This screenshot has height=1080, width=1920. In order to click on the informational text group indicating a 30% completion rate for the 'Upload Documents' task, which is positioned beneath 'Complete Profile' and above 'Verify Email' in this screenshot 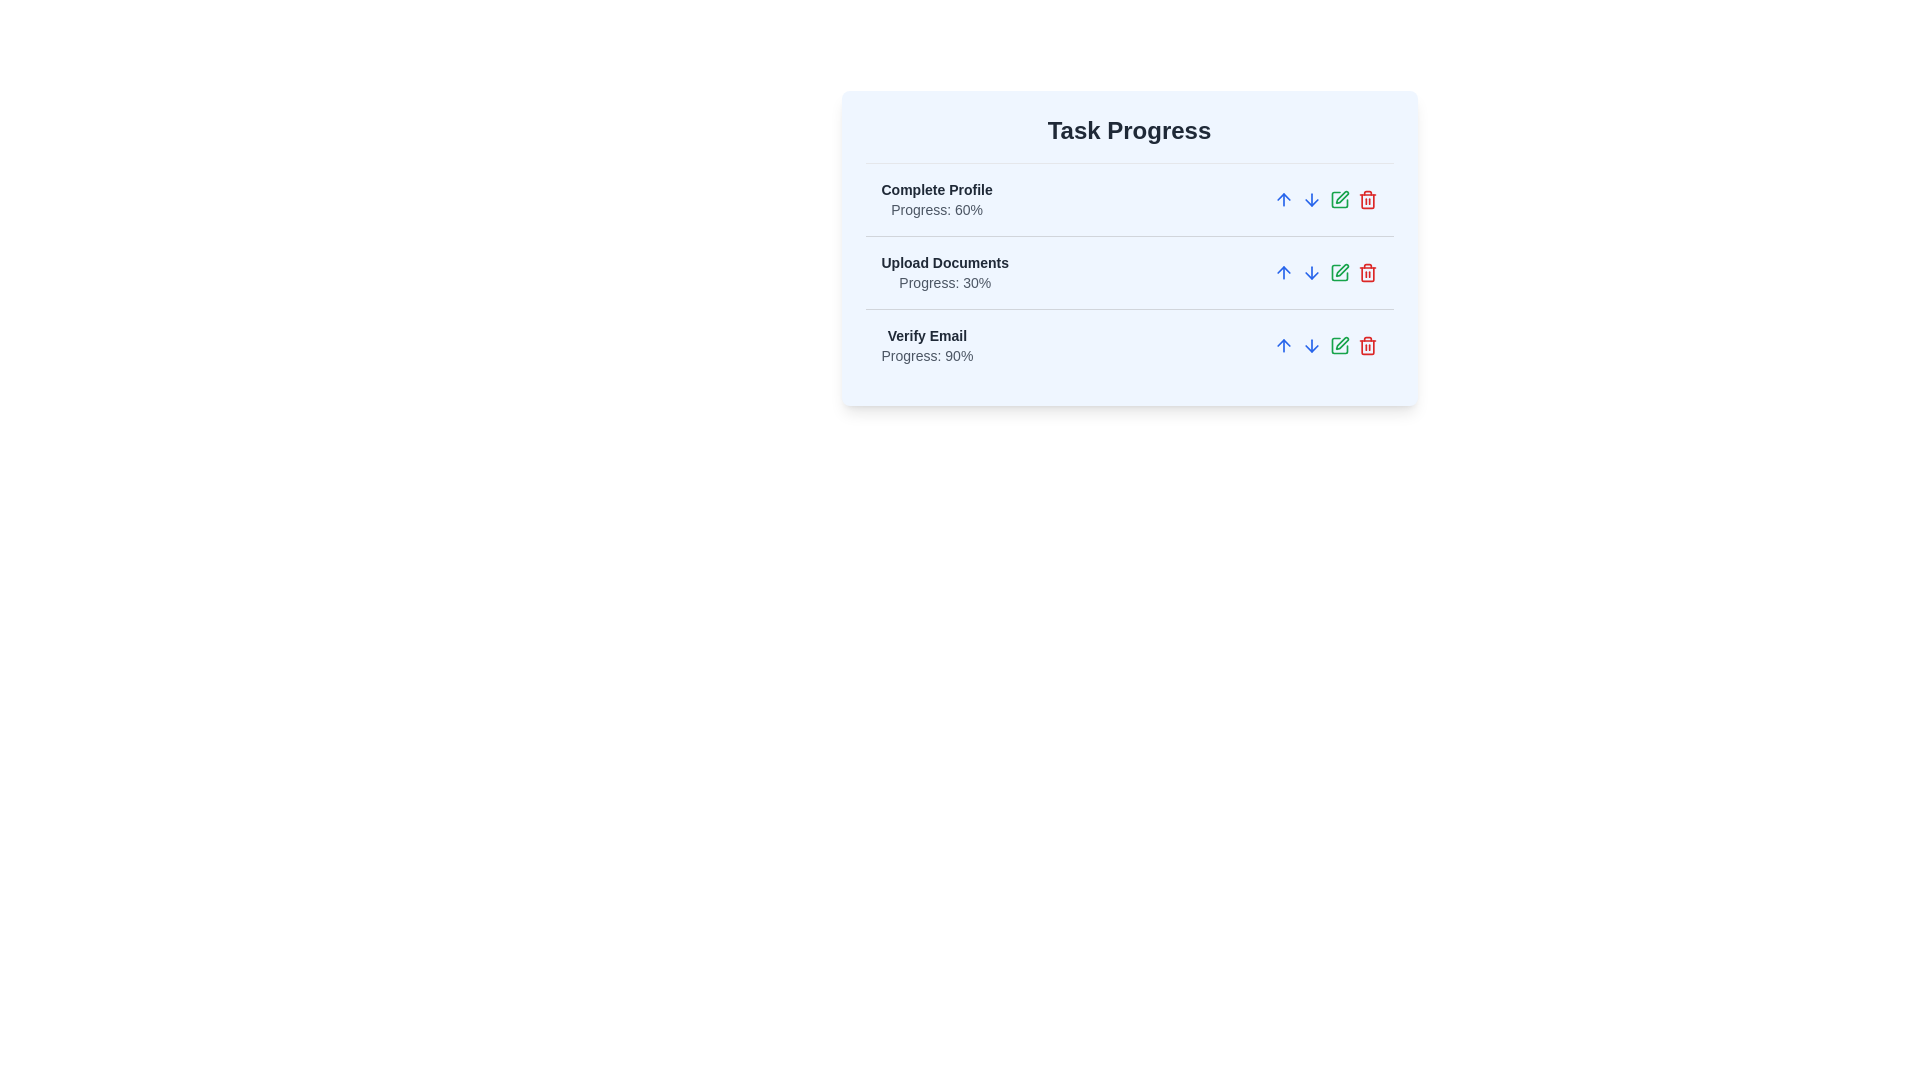, I will do `click(944, 273)`.